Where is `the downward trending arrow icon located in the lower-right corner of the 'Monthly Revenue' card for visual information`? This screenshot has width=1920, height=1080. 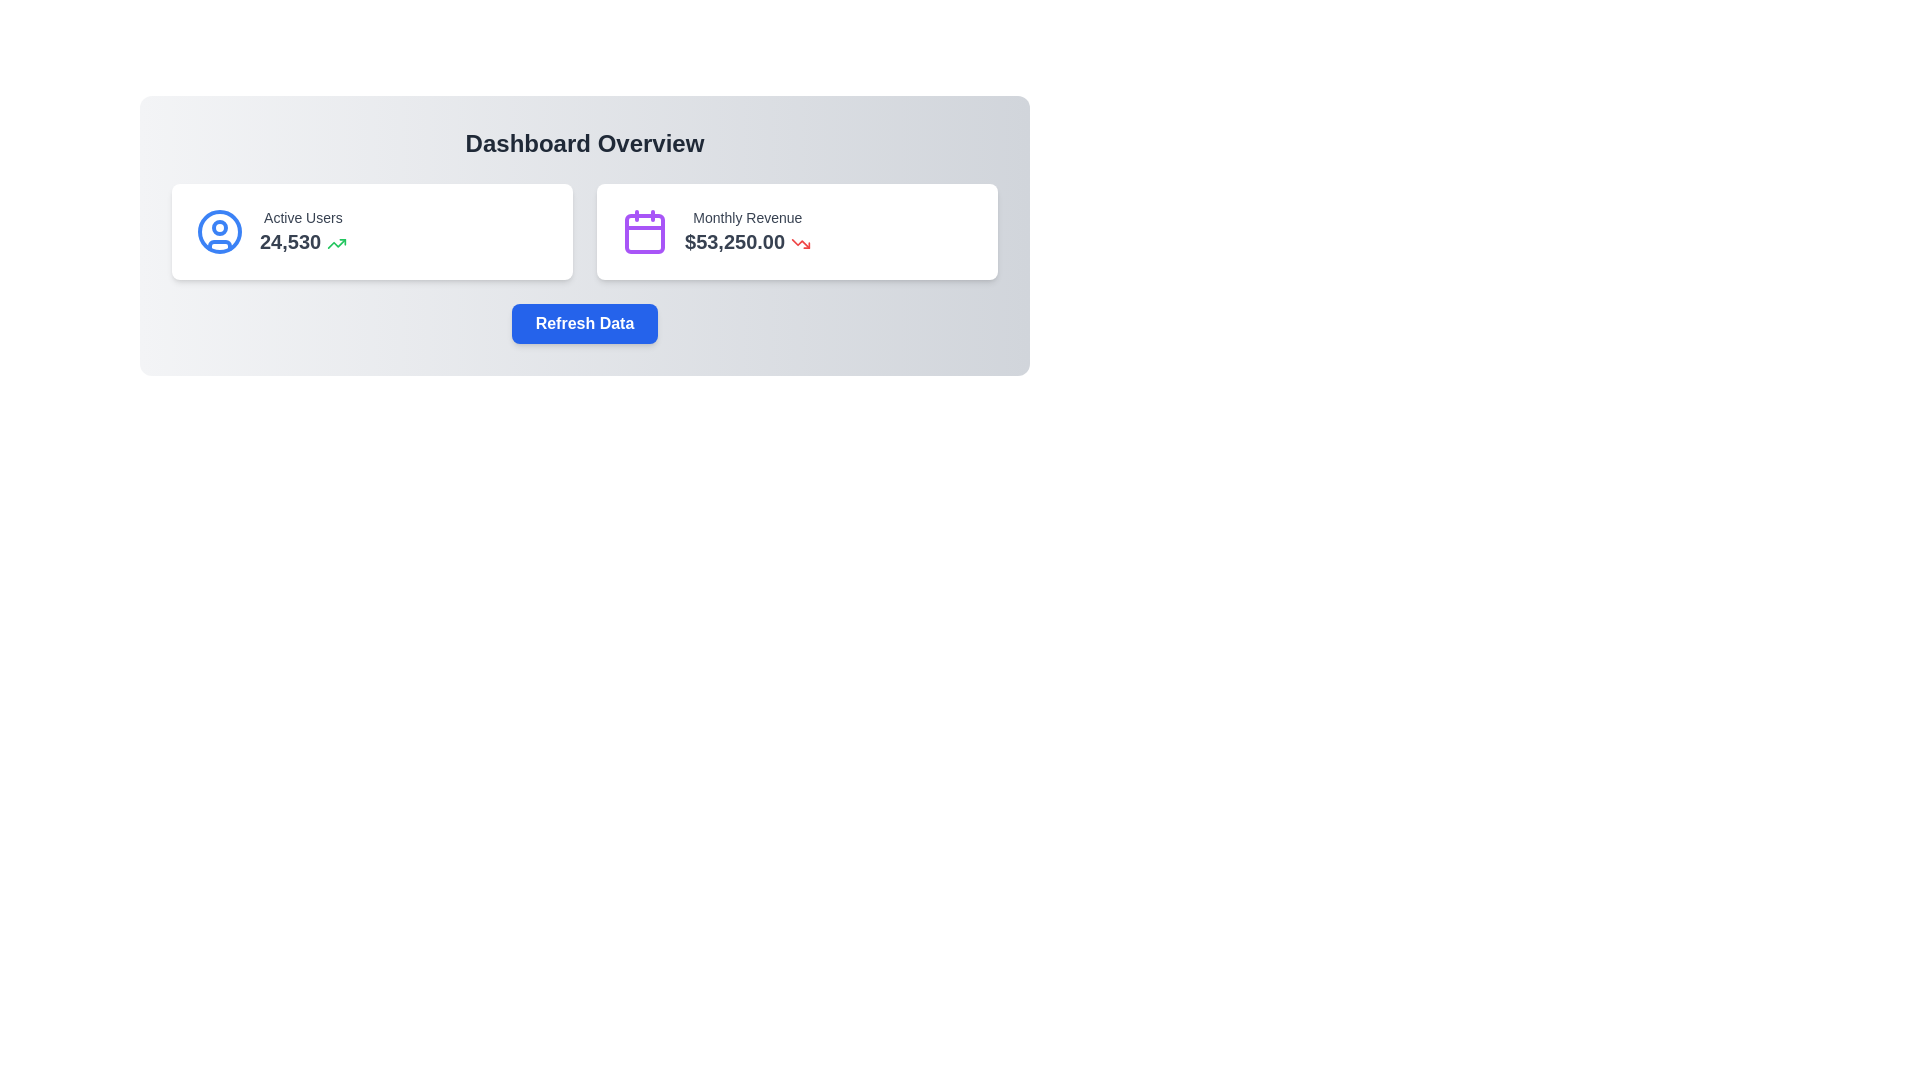 the downward trending arrow icon located in the lower-right corner of the 'Monthly Revenue' card for visual information is located at coordinates (800, 242).